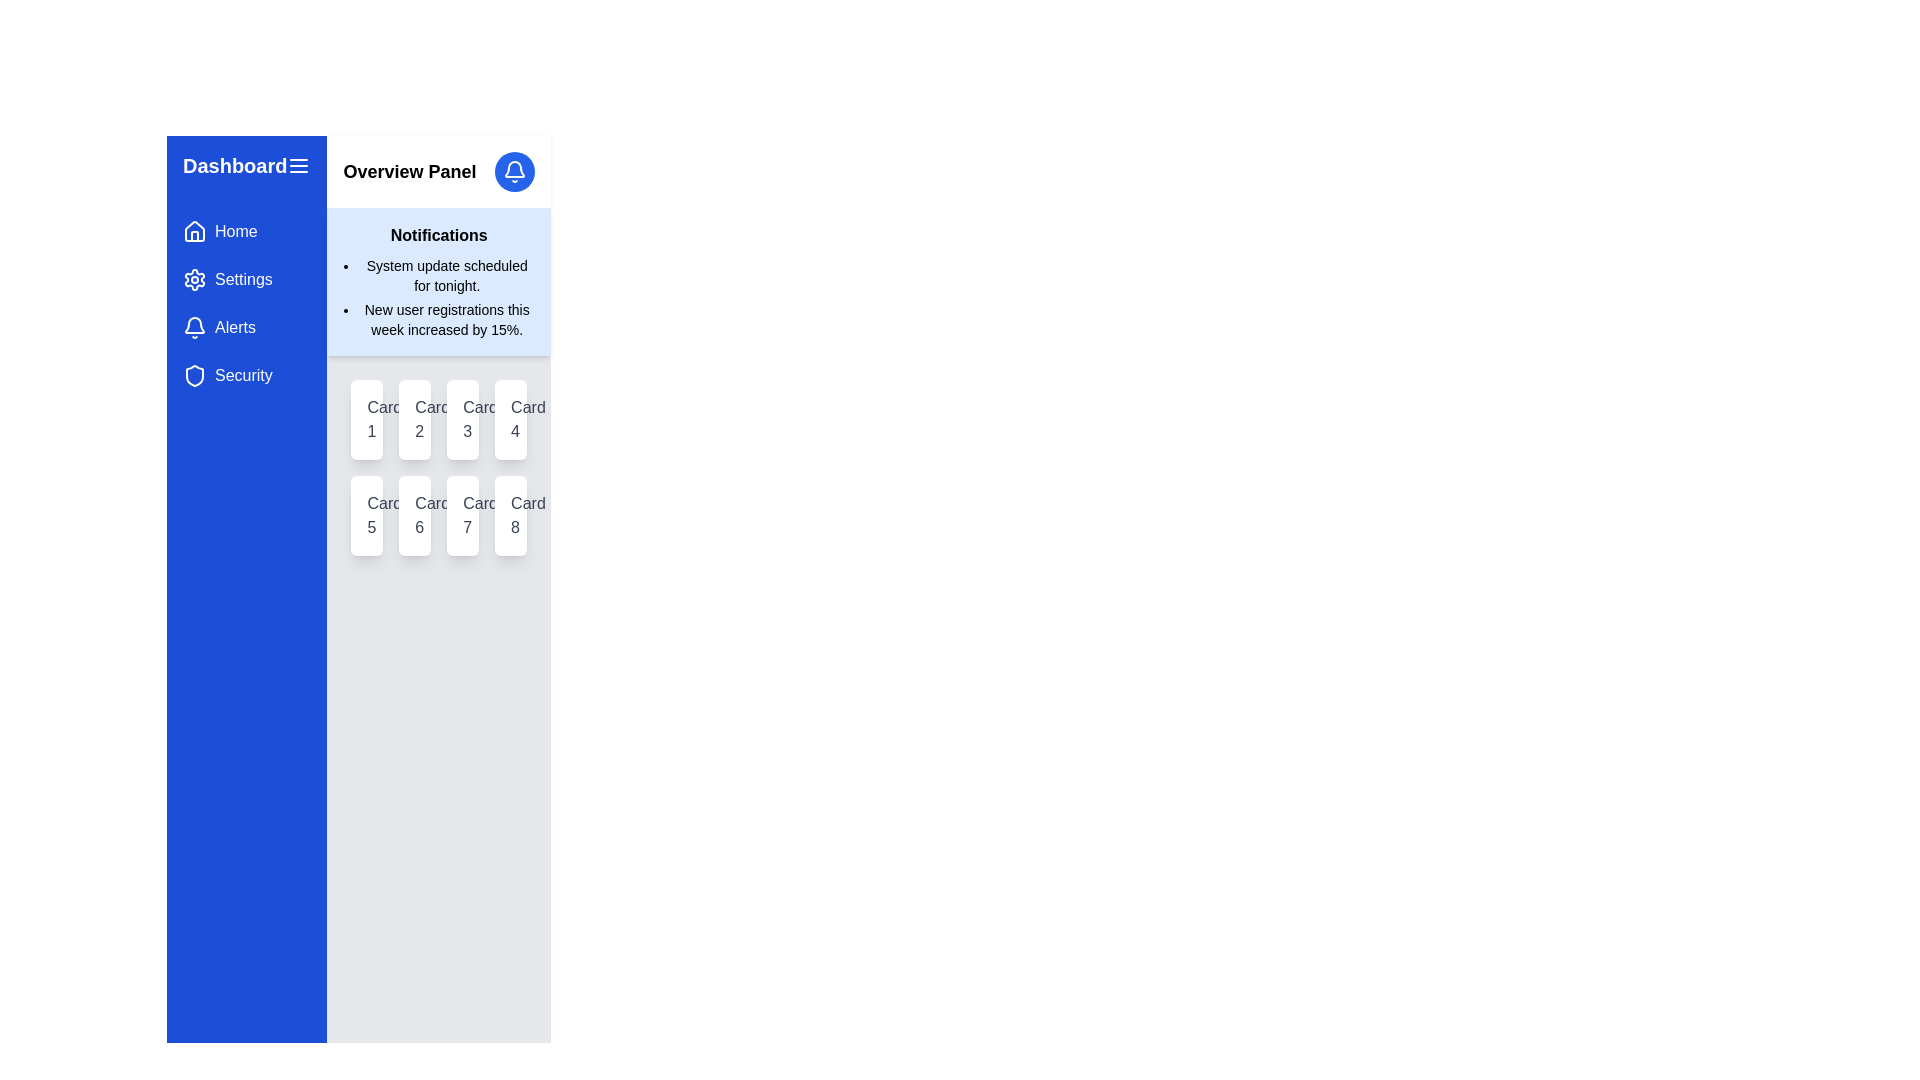 This screenshot has height=1080, width=1920. Describe the element at coordinates (195, 230) in the screenshot. I see `the house icon located in the top section of the sidebar navigation panel` at that location.